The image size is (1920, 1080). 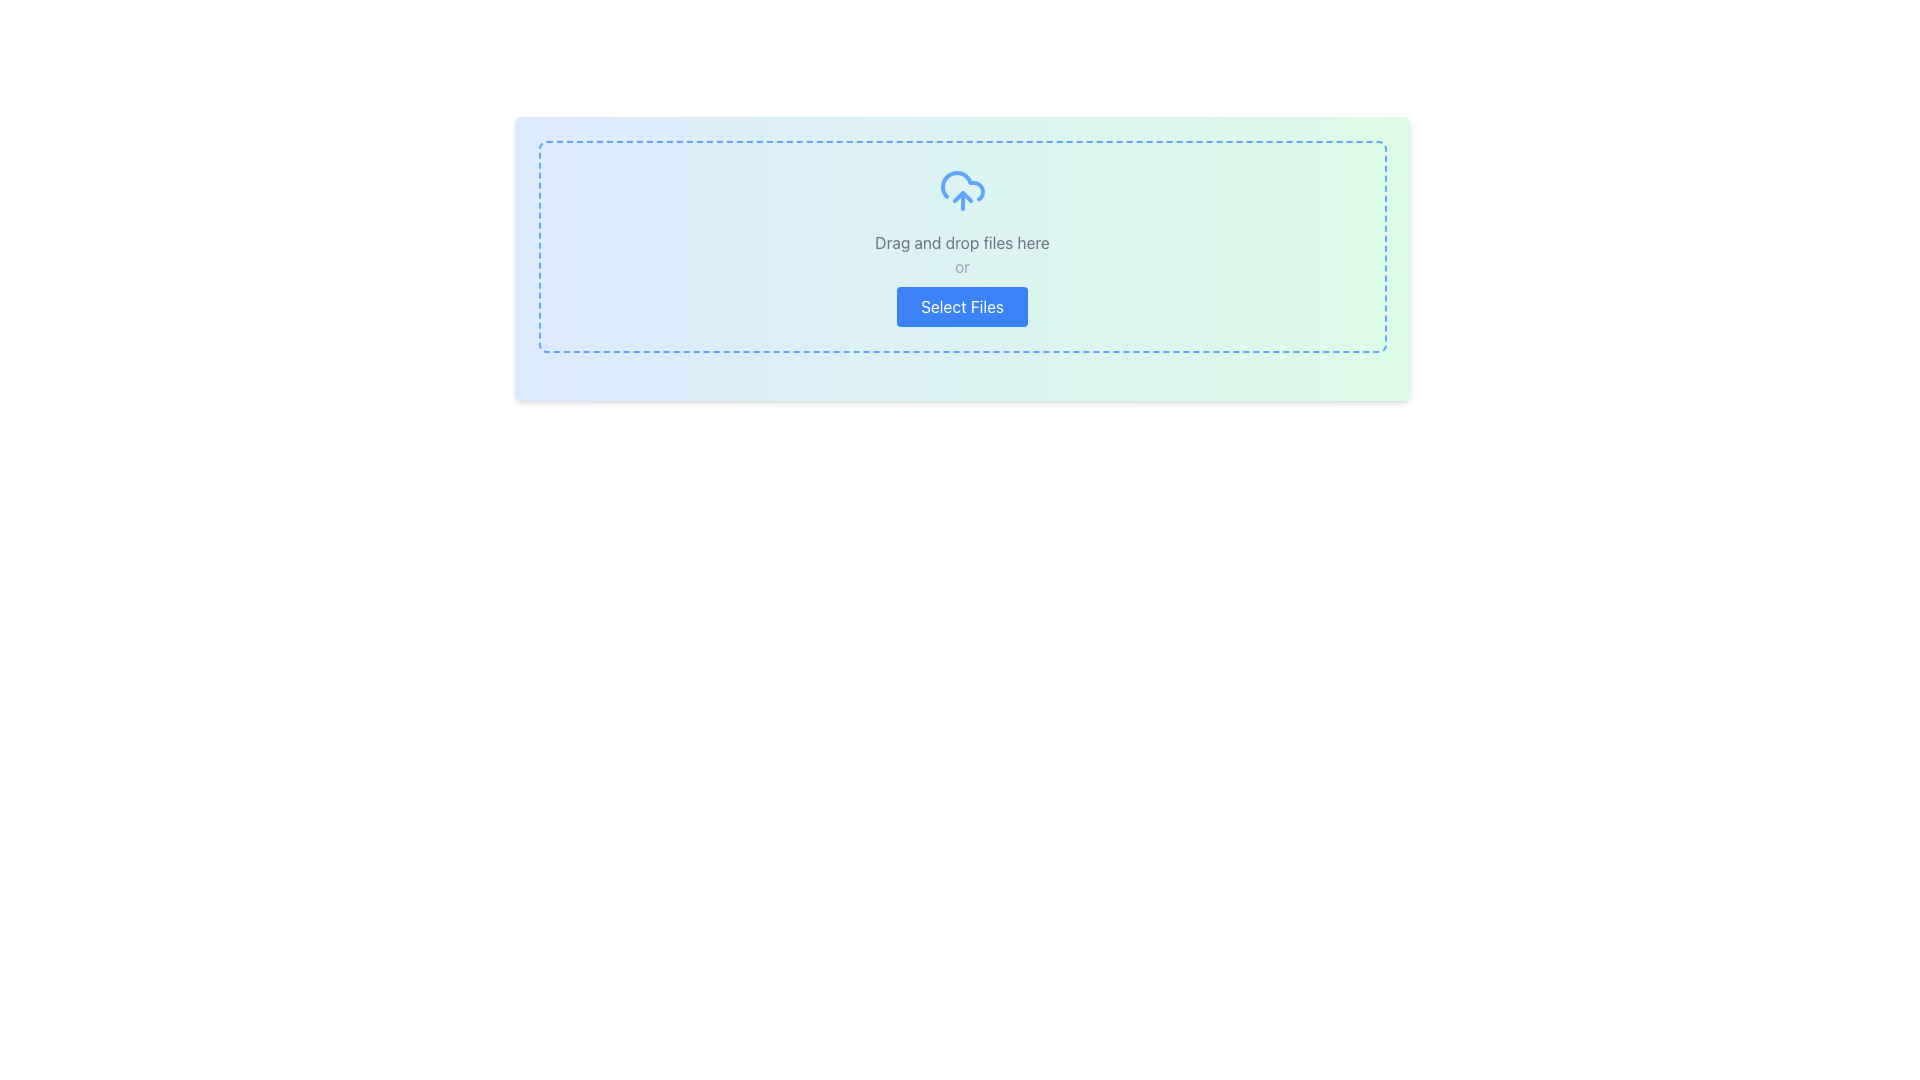 I want to click on instruction from the text label displaying 'Drag and drop files here', which is positioned centrally within the drop zone interface, so click(x=962, y=242).